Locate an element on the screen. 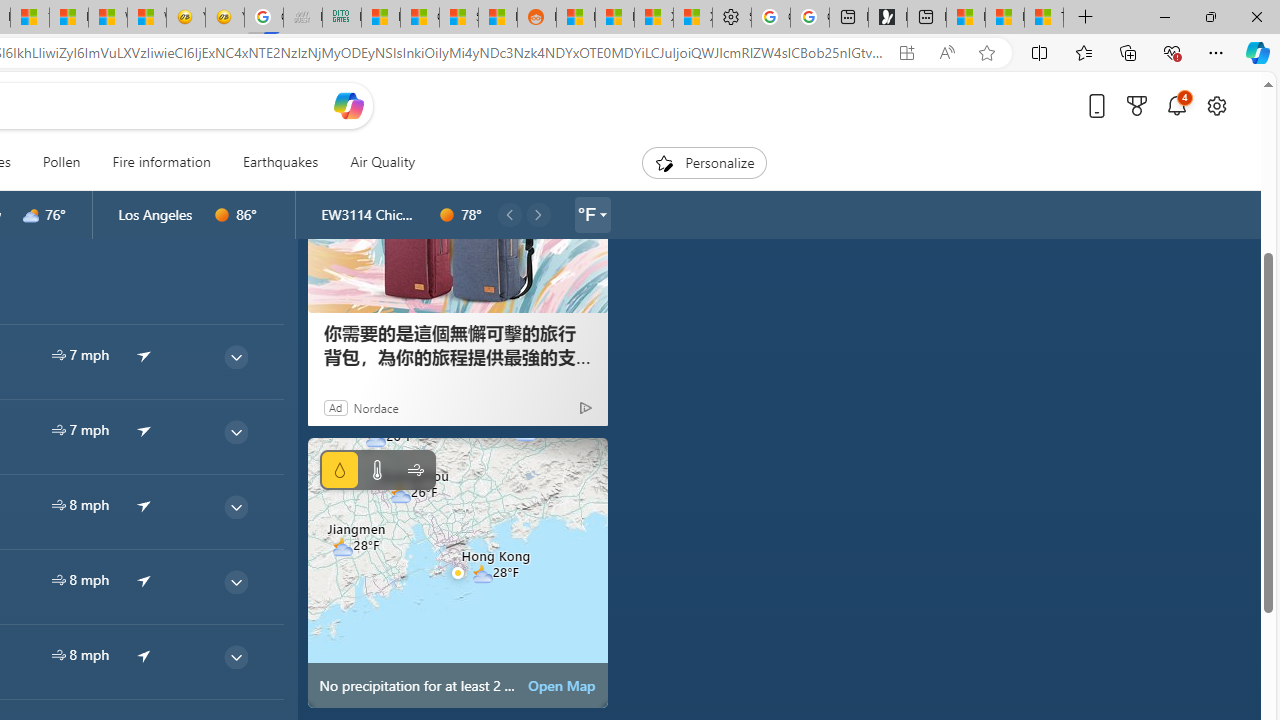 The width and height of the screenshot is (1280, 720). 'Pollen' is located at coordinates (61, 162).